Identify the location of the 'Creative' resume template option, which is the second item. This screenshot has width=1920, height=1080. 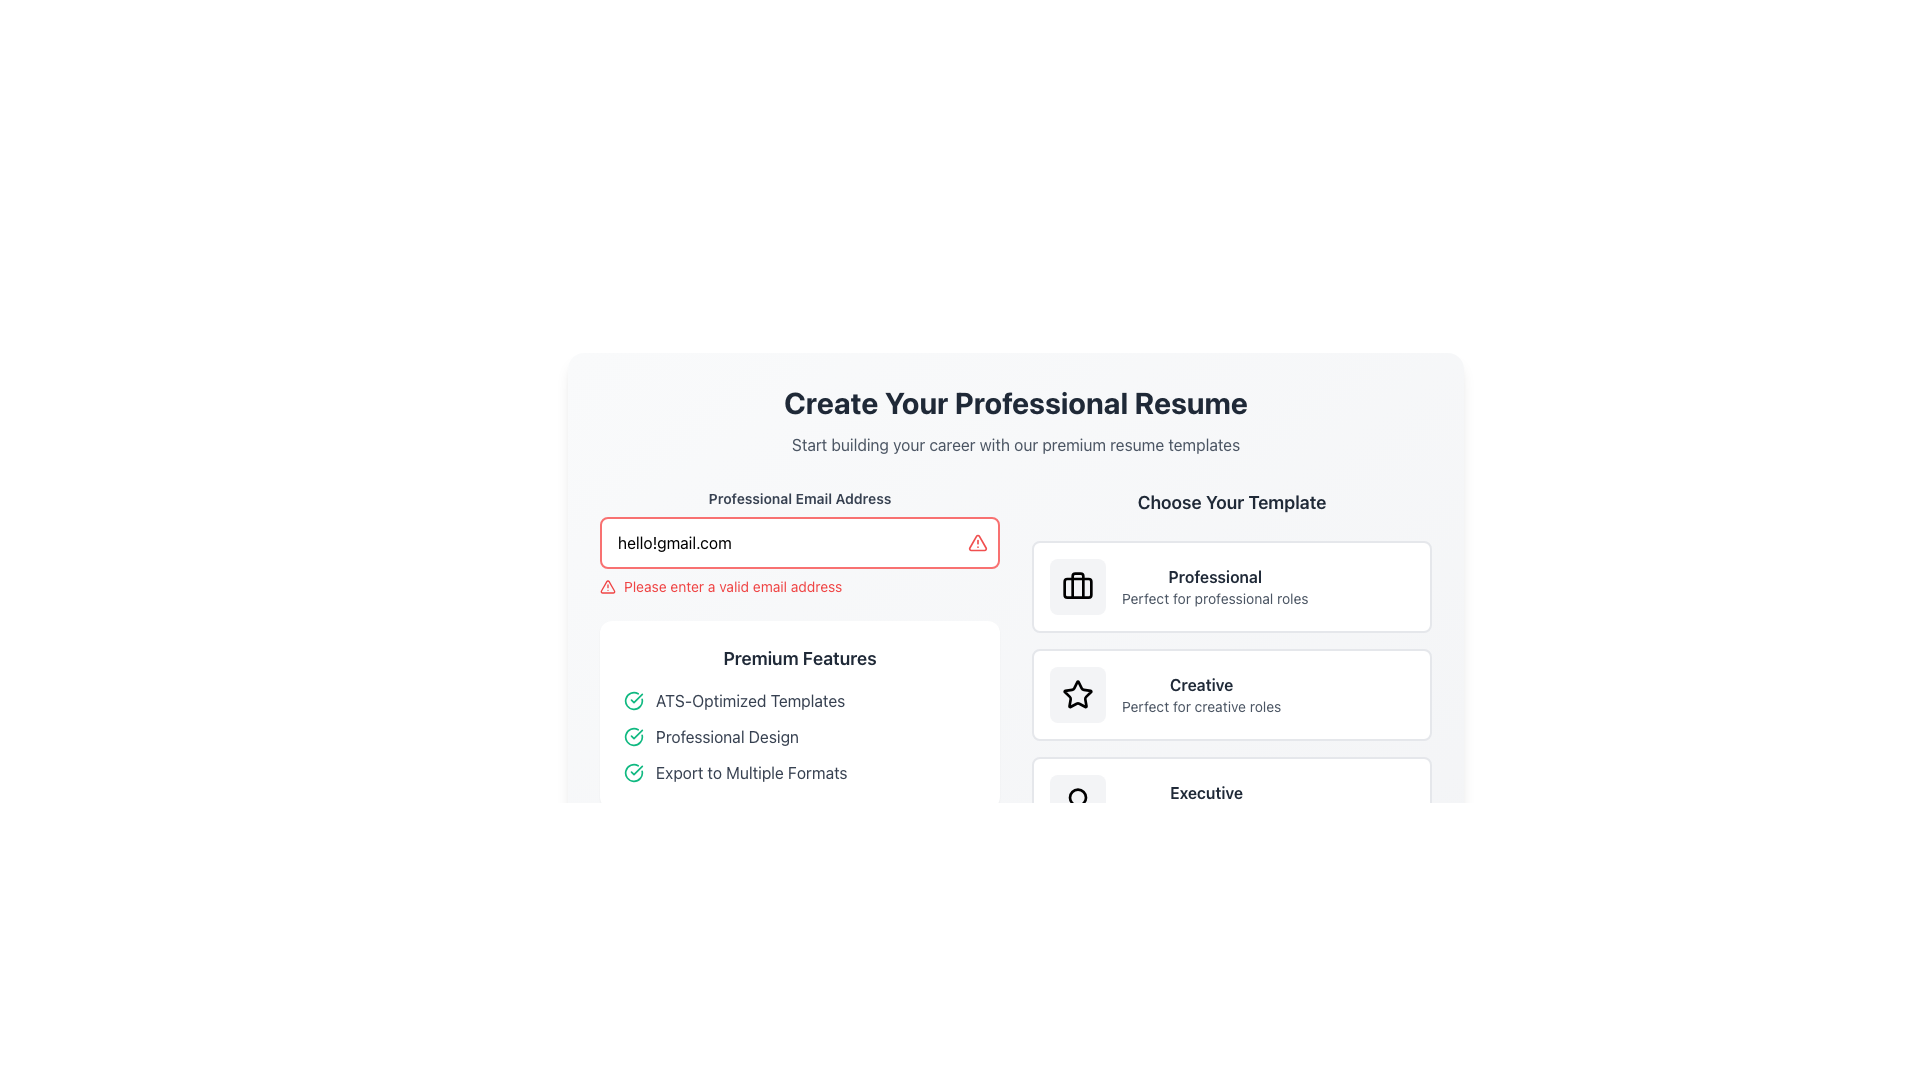
(1231, 693).